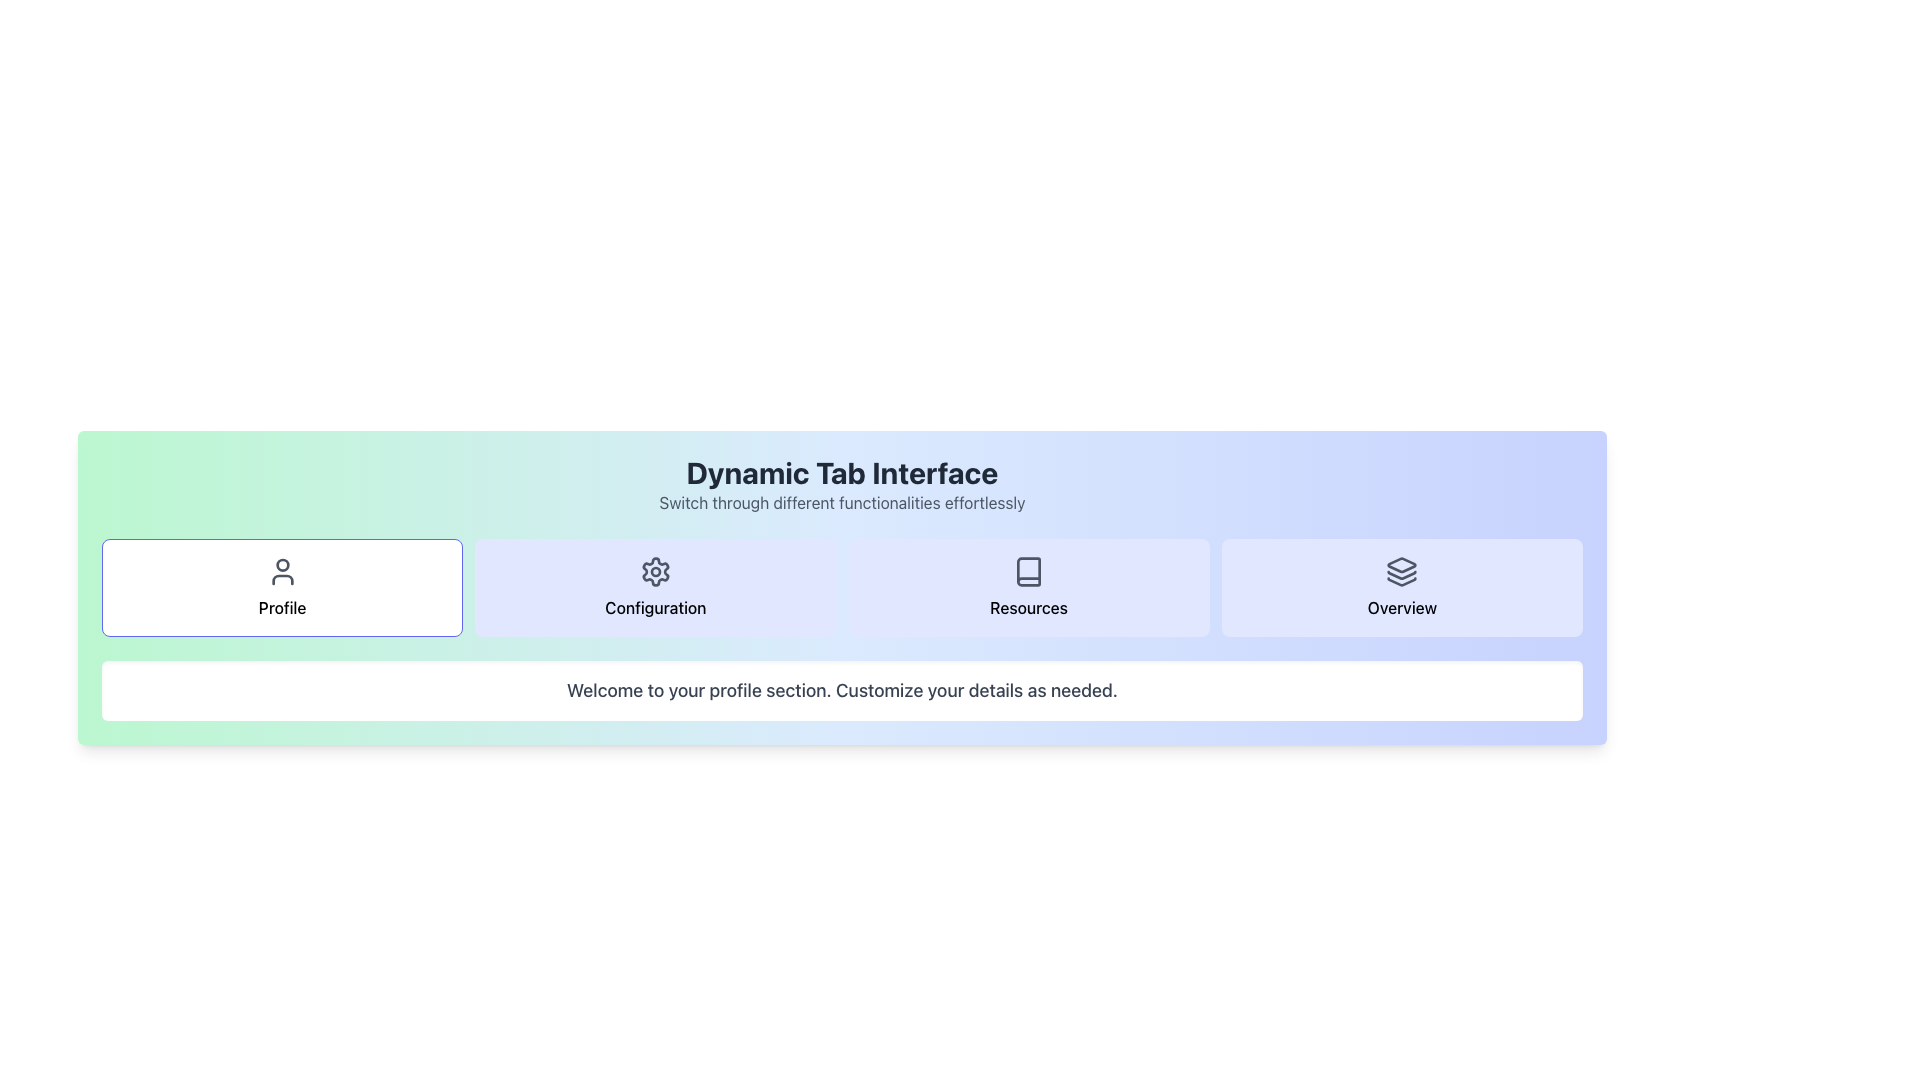 This screenshot has height=1080, width=1920. Describe the element at coordinates (1401, 586) in the screenshot. I see `the 'Overview' button, which is a rectangular button with a soft blue background and a centered icon resembling layered blocks in gray` at that location.